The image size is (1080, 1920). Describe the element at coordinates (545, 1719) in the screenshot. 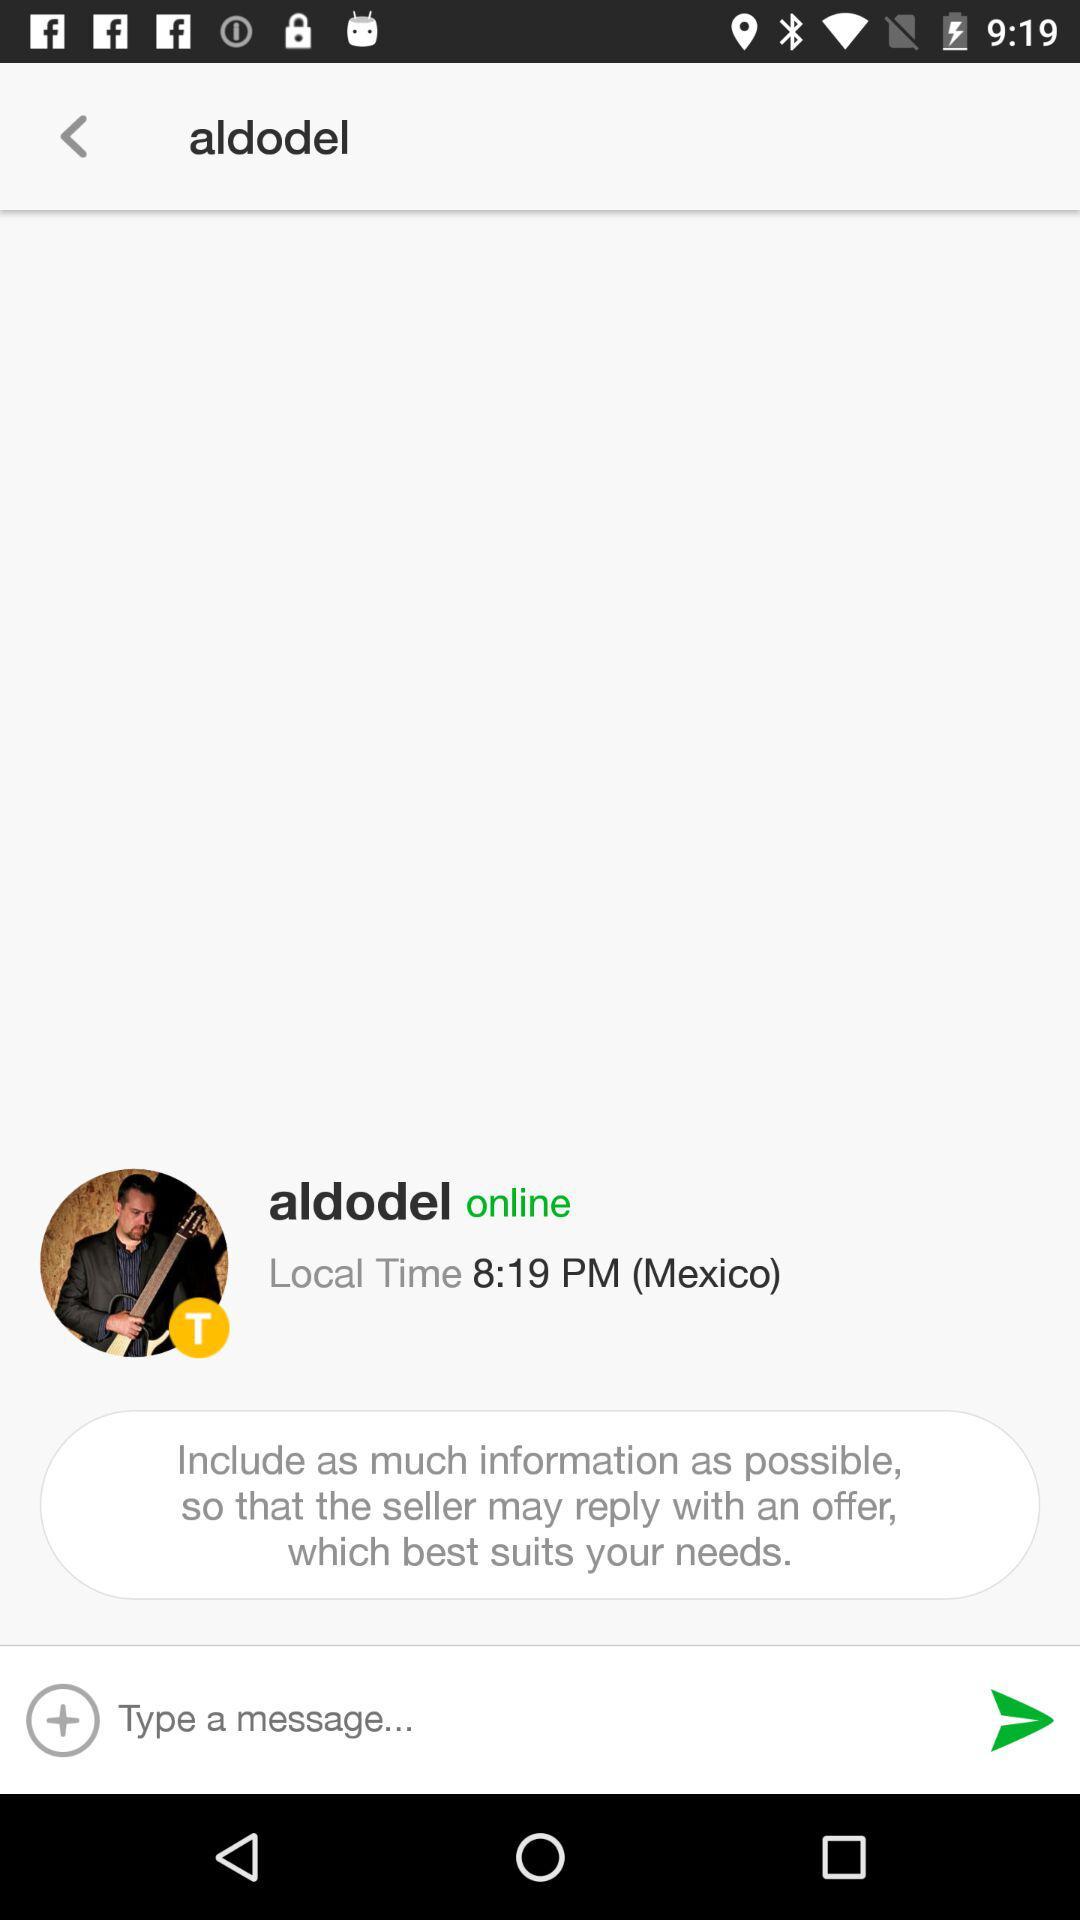

I see `text input bar` at that location.